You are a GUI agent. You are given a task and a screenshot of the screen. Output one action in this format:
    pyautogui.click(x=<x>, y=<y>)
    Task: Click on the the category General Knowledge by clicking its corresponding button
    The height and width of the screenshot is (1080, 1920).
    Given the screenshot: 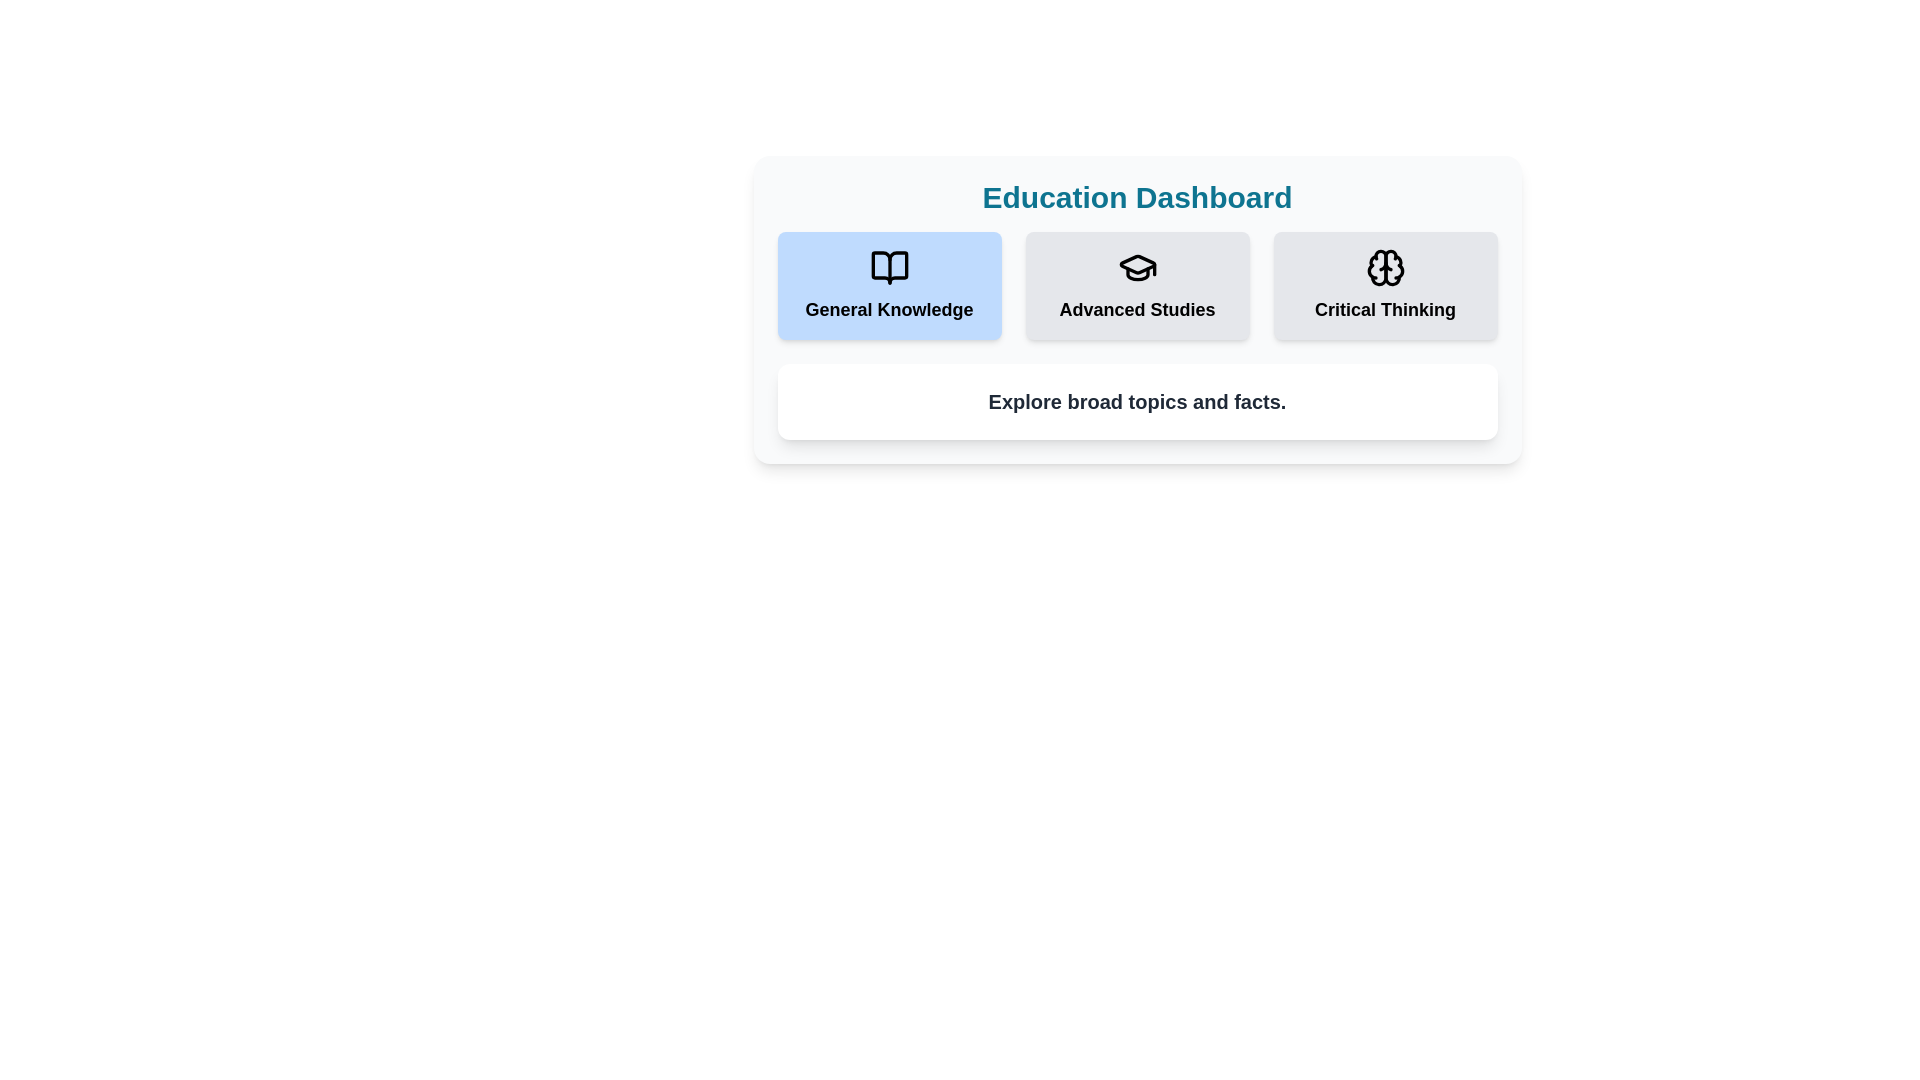 What is the action you would take?
    pyautogui.click(x=888, y=285)
    